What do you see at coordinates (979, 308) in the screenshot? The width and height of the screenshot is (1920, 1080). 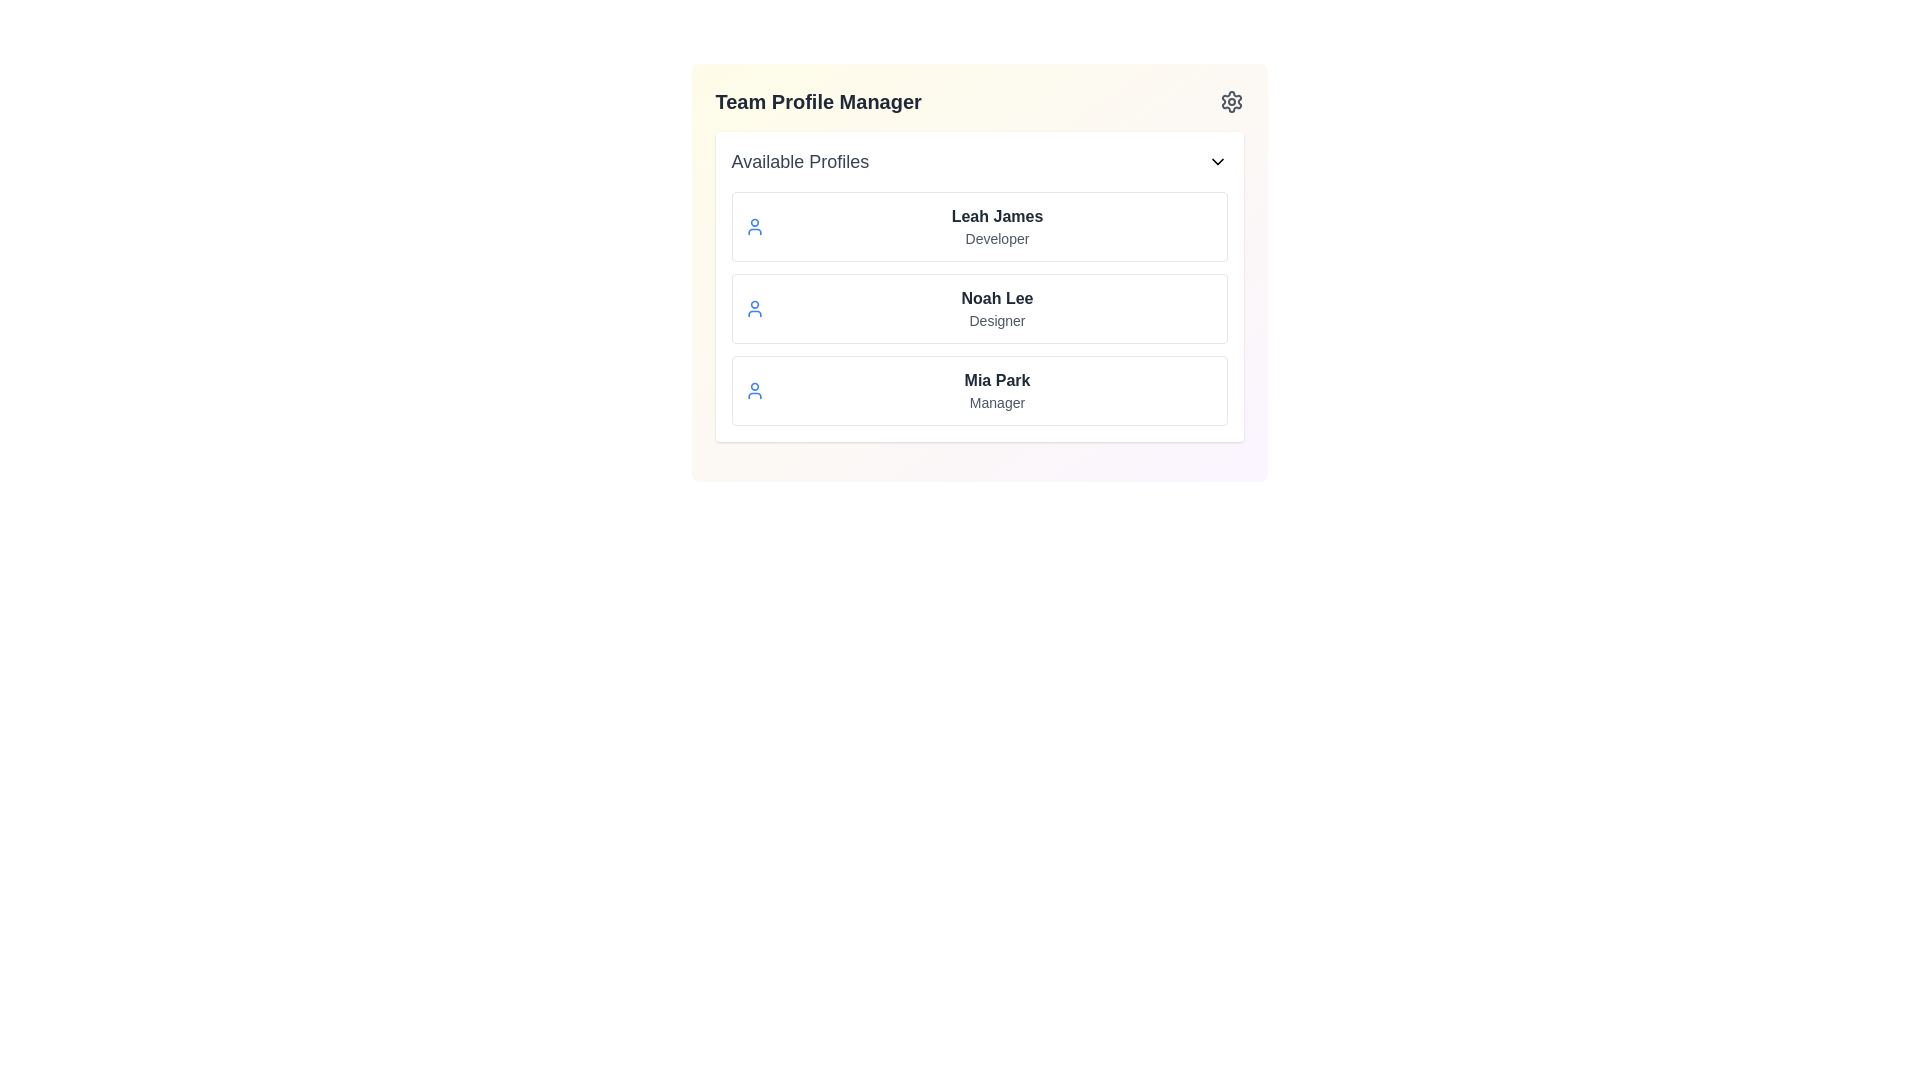 I see `the profile card for user 'Noah Lee', which is the second card` at bounding box center [979, 308].